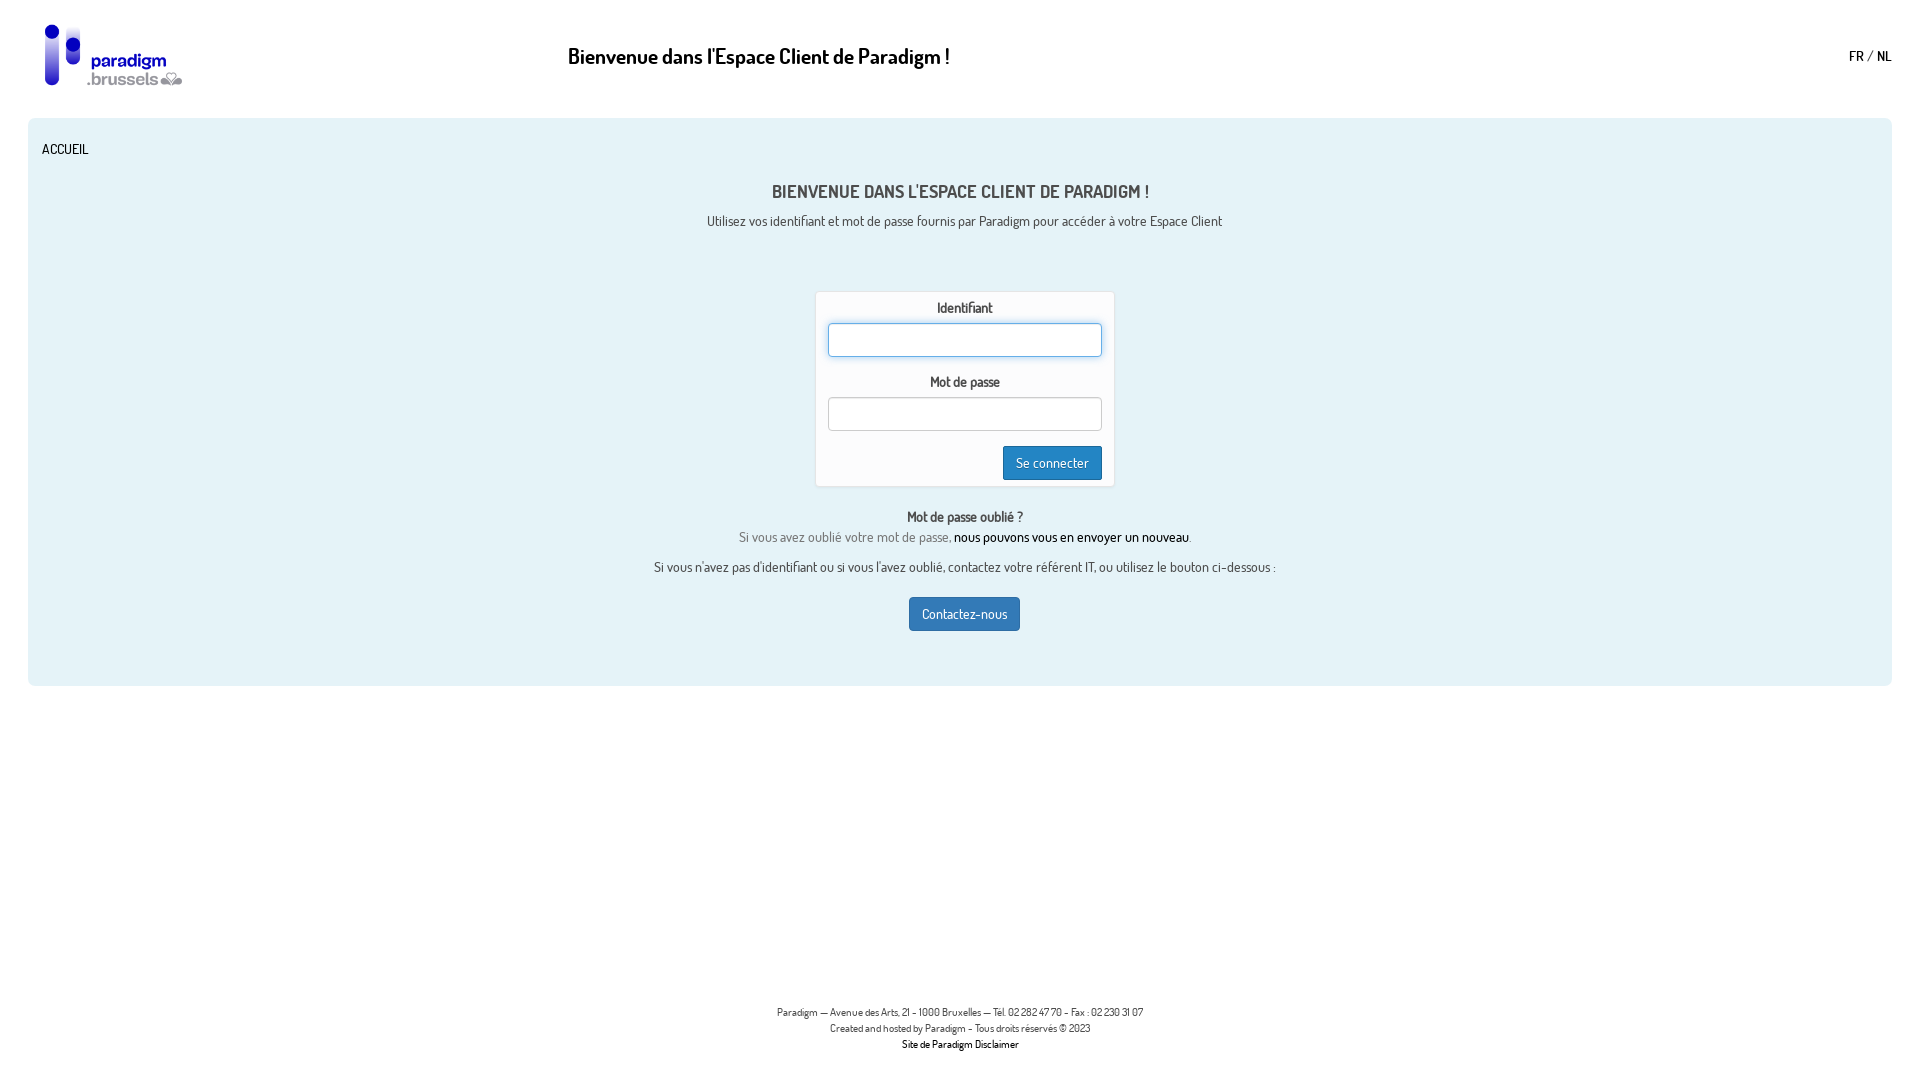 The height and width of the screenshot is (1080, 1920). Describe the element at coordinates (1855, 53) in the screenshot. I see `'FR'` at that location.